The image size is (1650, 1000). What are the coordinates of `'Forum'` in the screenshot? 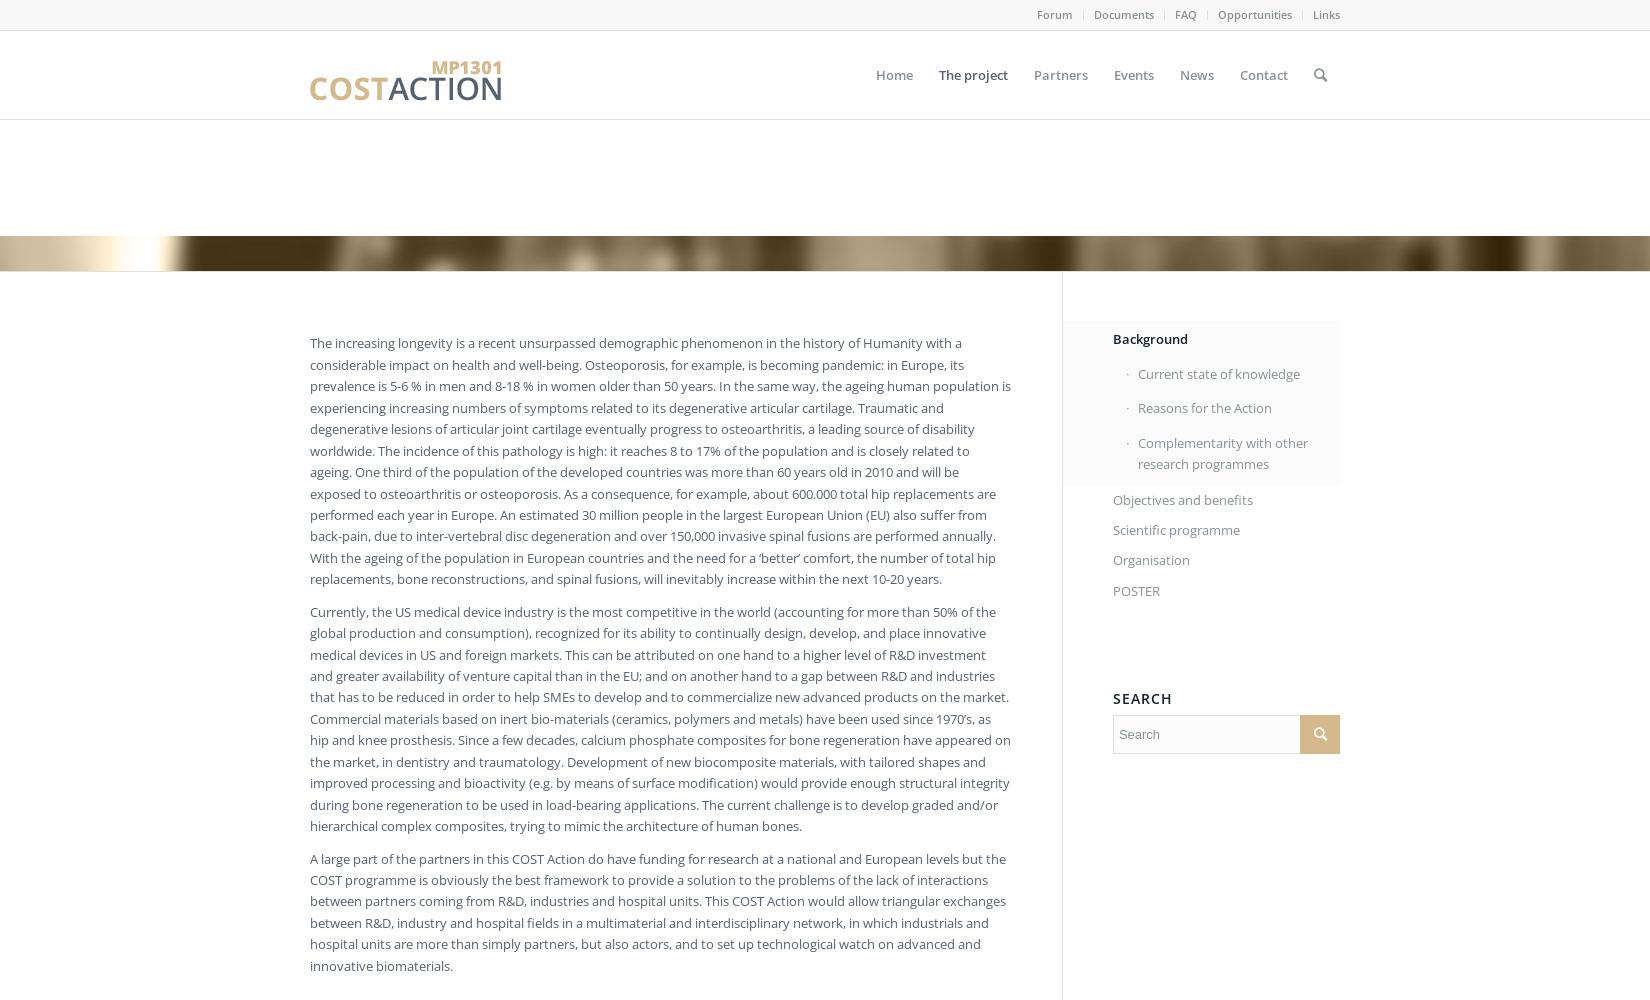 It's located at (1055, 14).